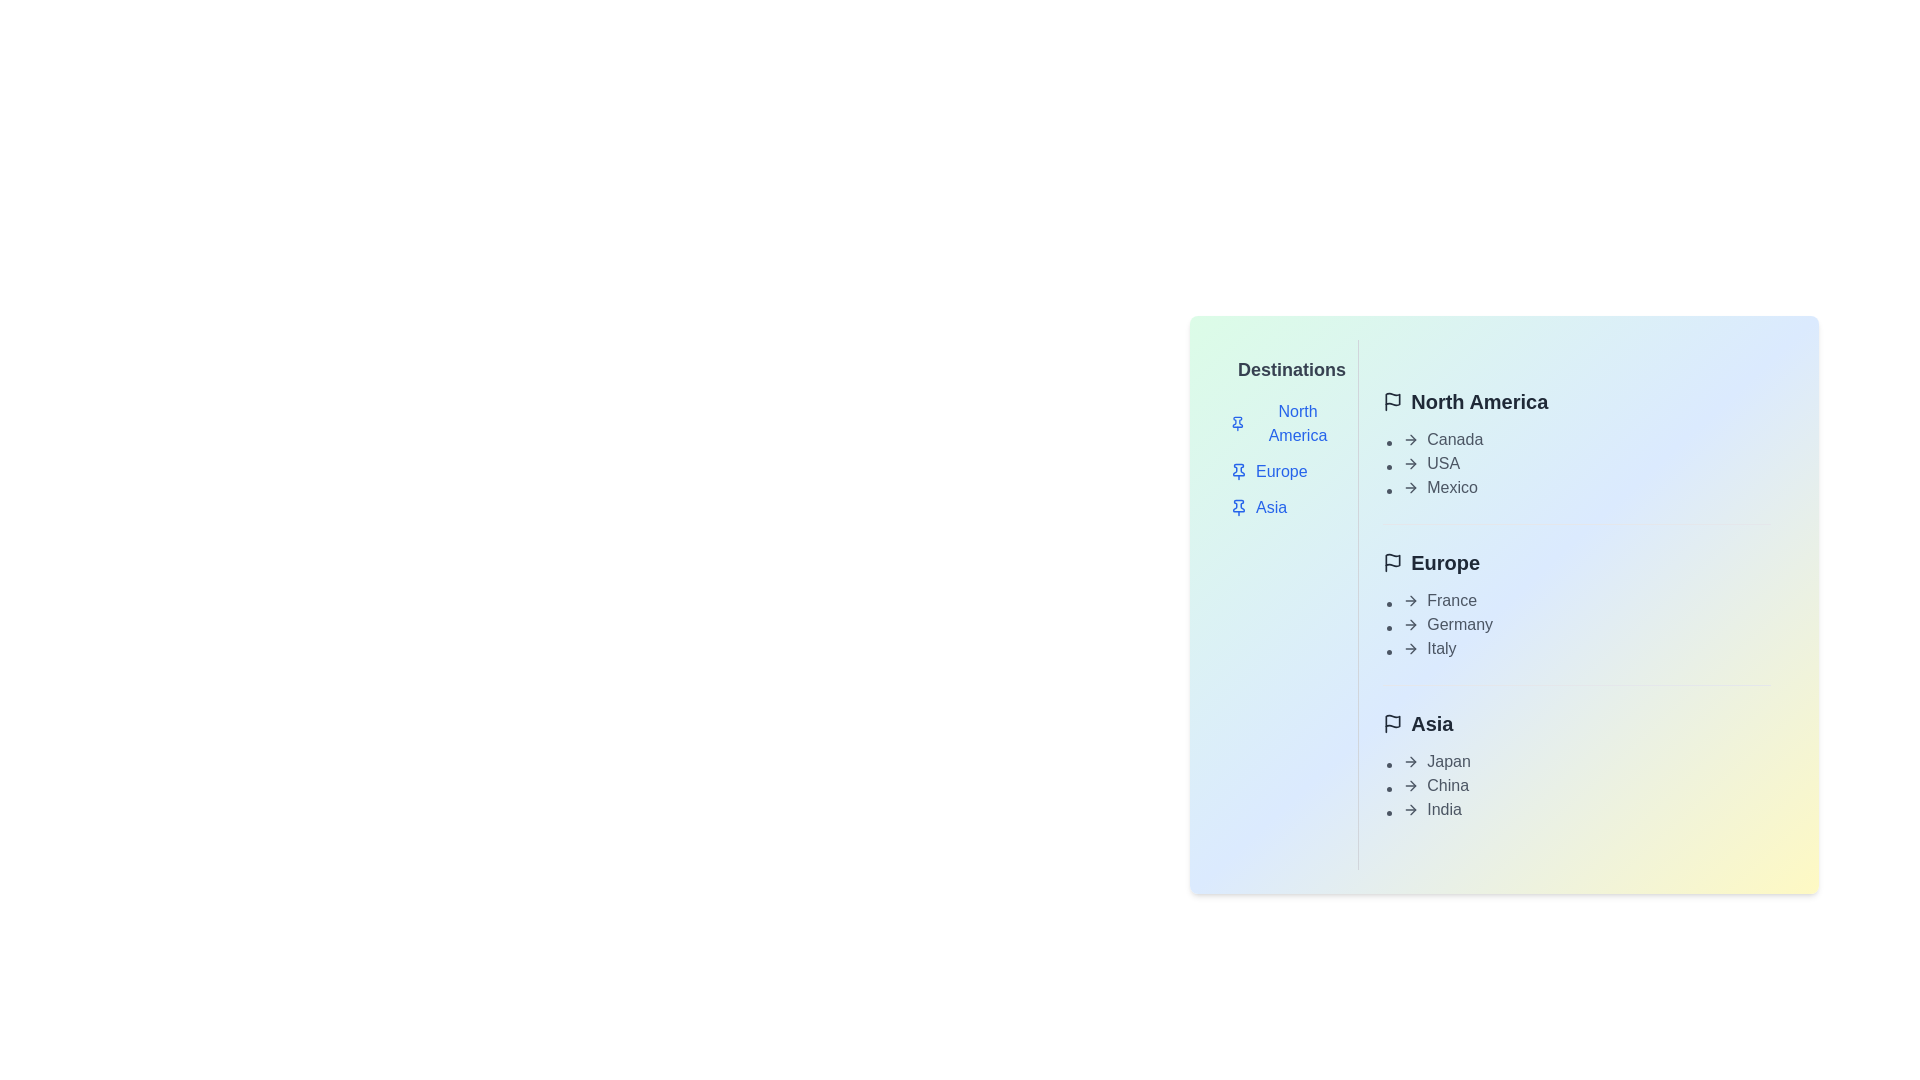  Describe the element at coordinates (1237, 470) in the screenshot. I see `the lower part of the pin icon located in the middle of a vertical list of destinations, positioned to the left of the text 'Europe'` at that location.